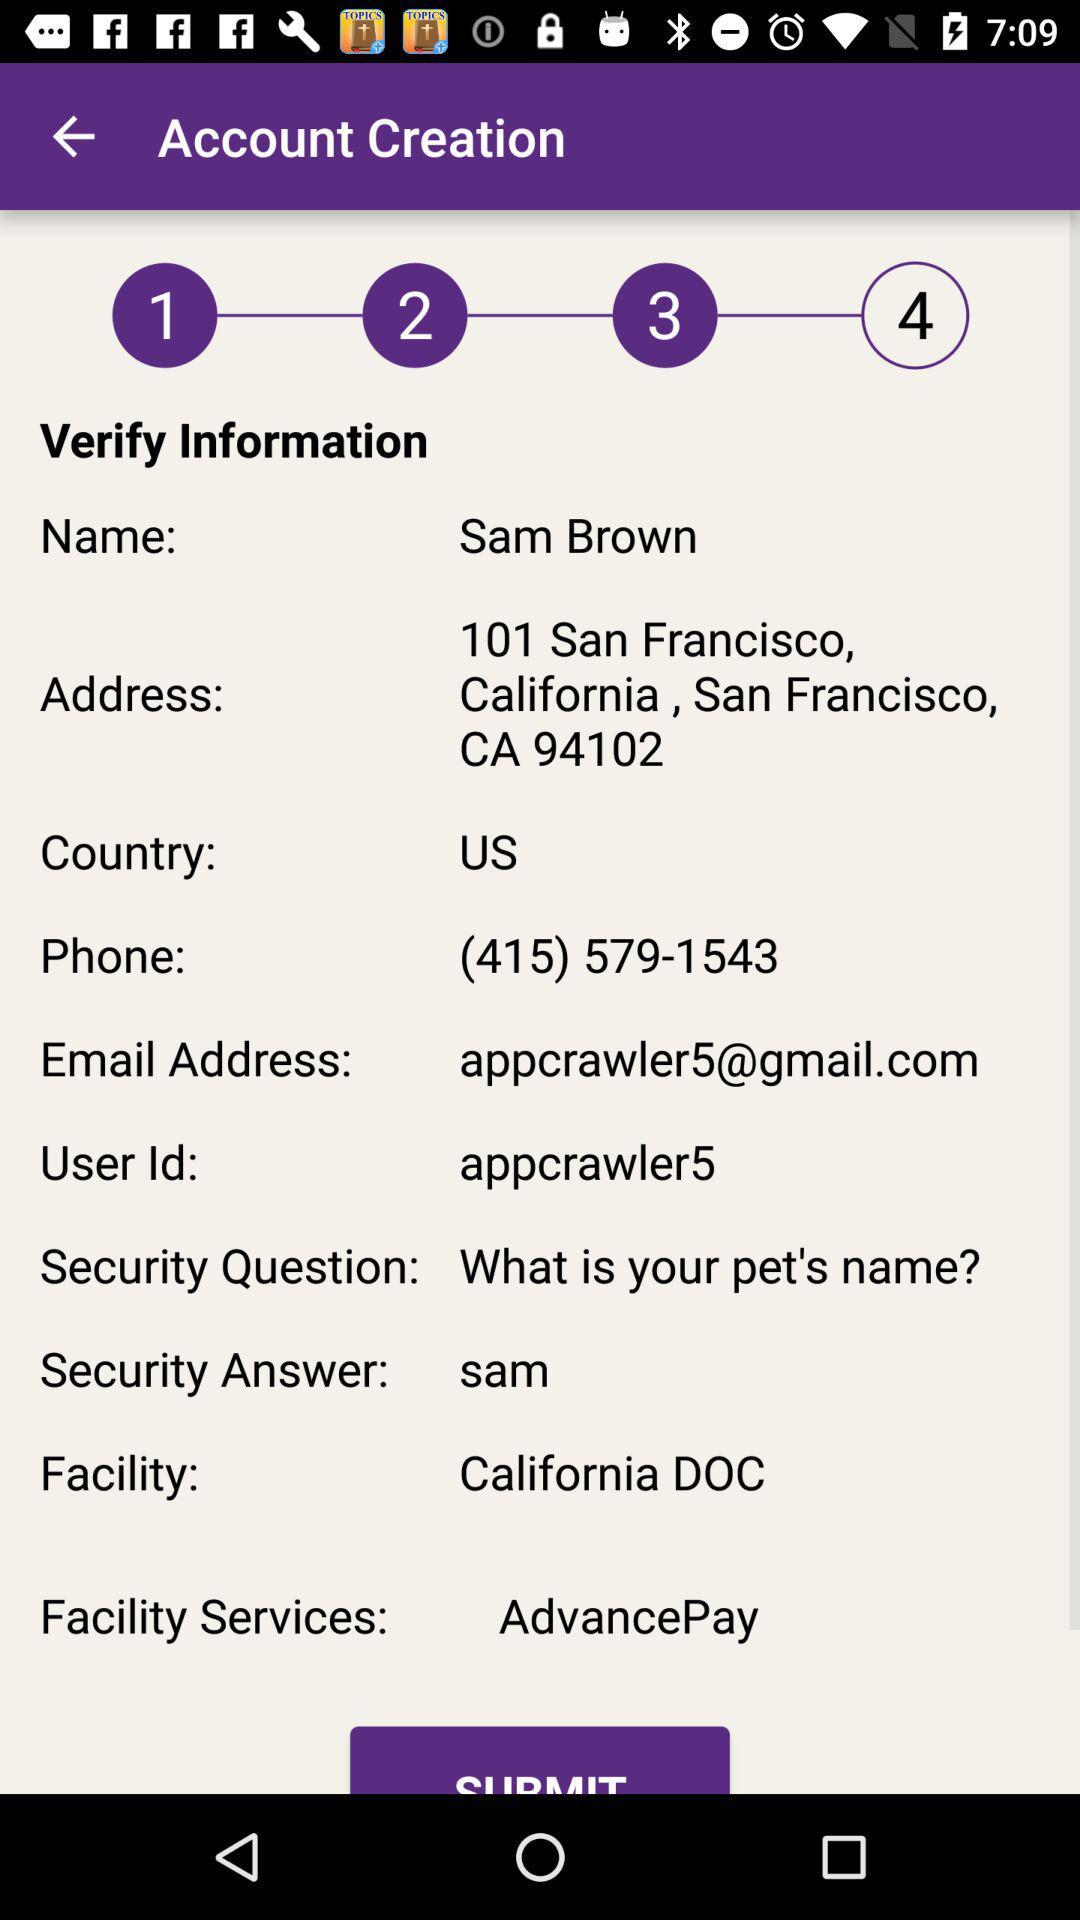 This screenshot has width=1080, height=1920. What do you see at coordinates (540, 1760) in the screenshot?
I see `the icon below the facility services:` at bounding box center [540, 1760].